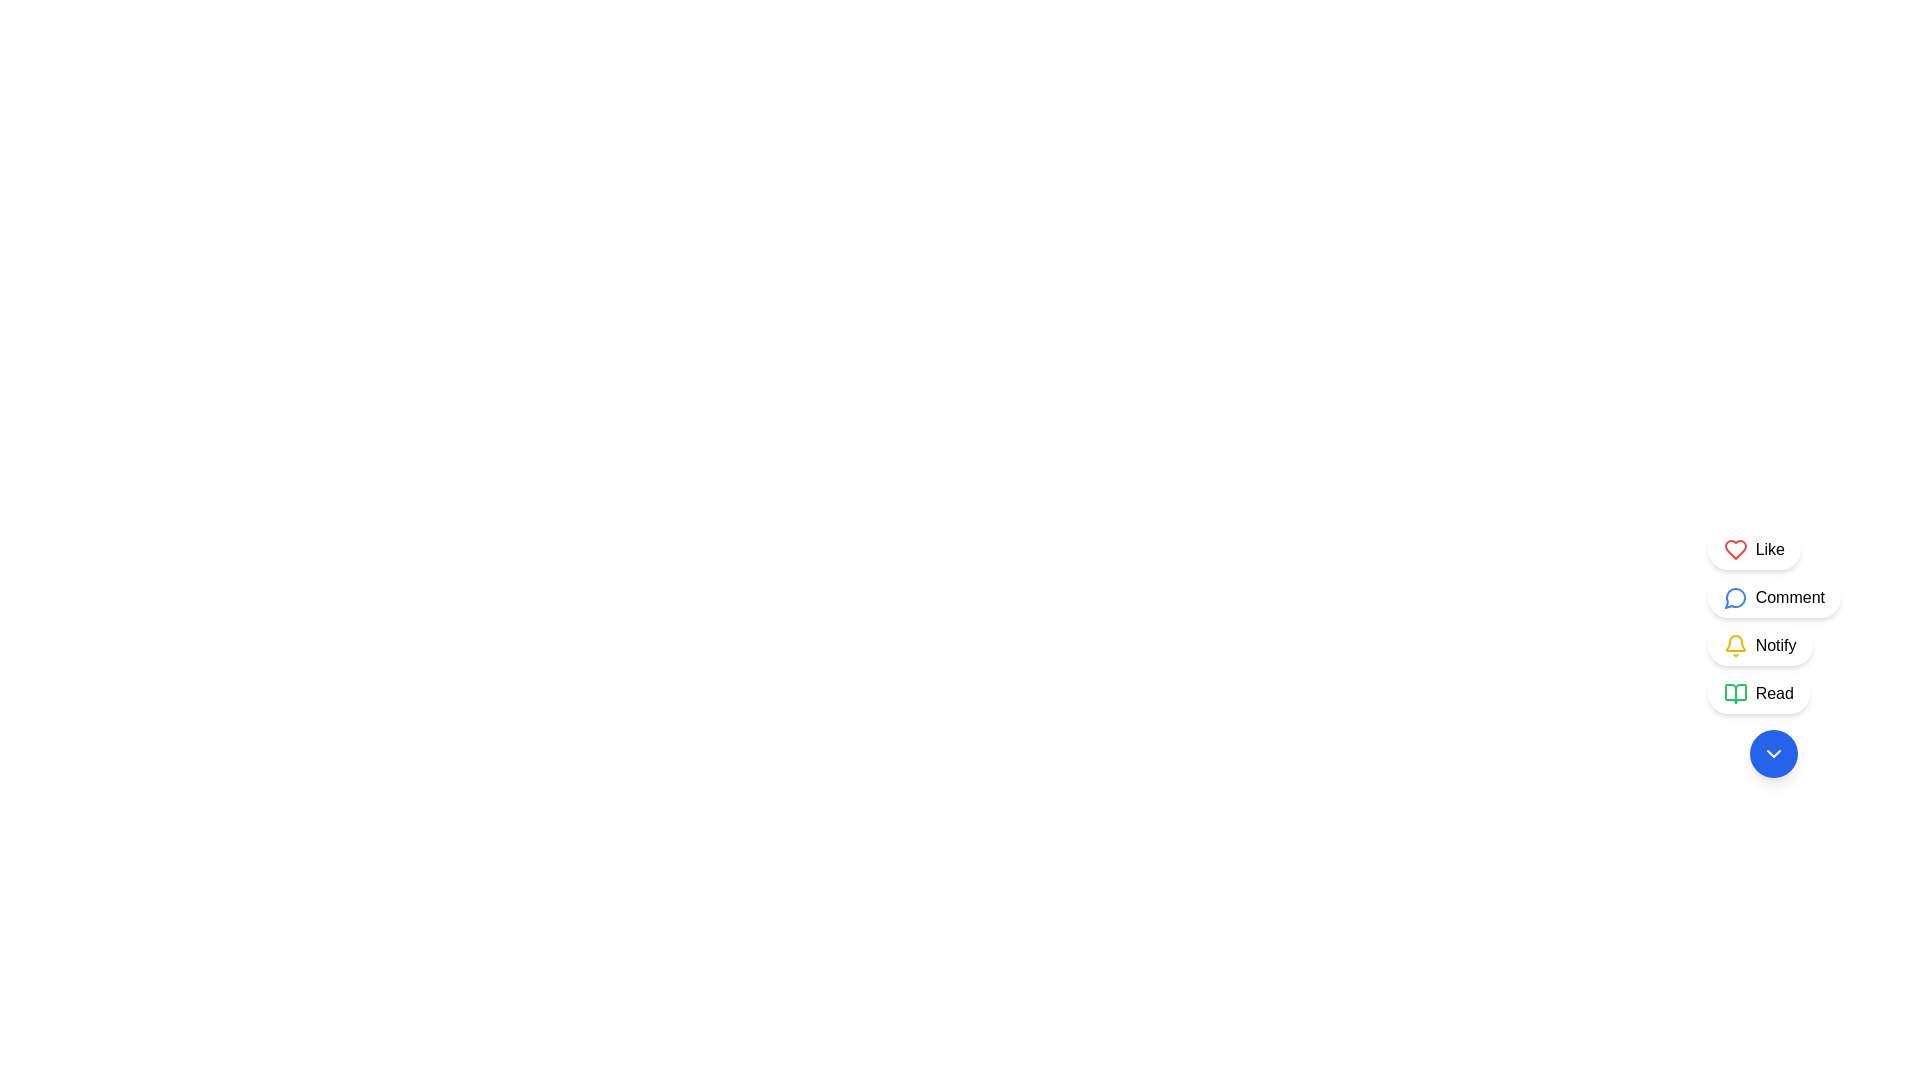  Describe the element at coordinates (1770, 550) in the screenshot. I see `the 'Like' text label located to the right of the red heart icon at the top of the vertical stack of buttons on the right side of the interface` at that location.